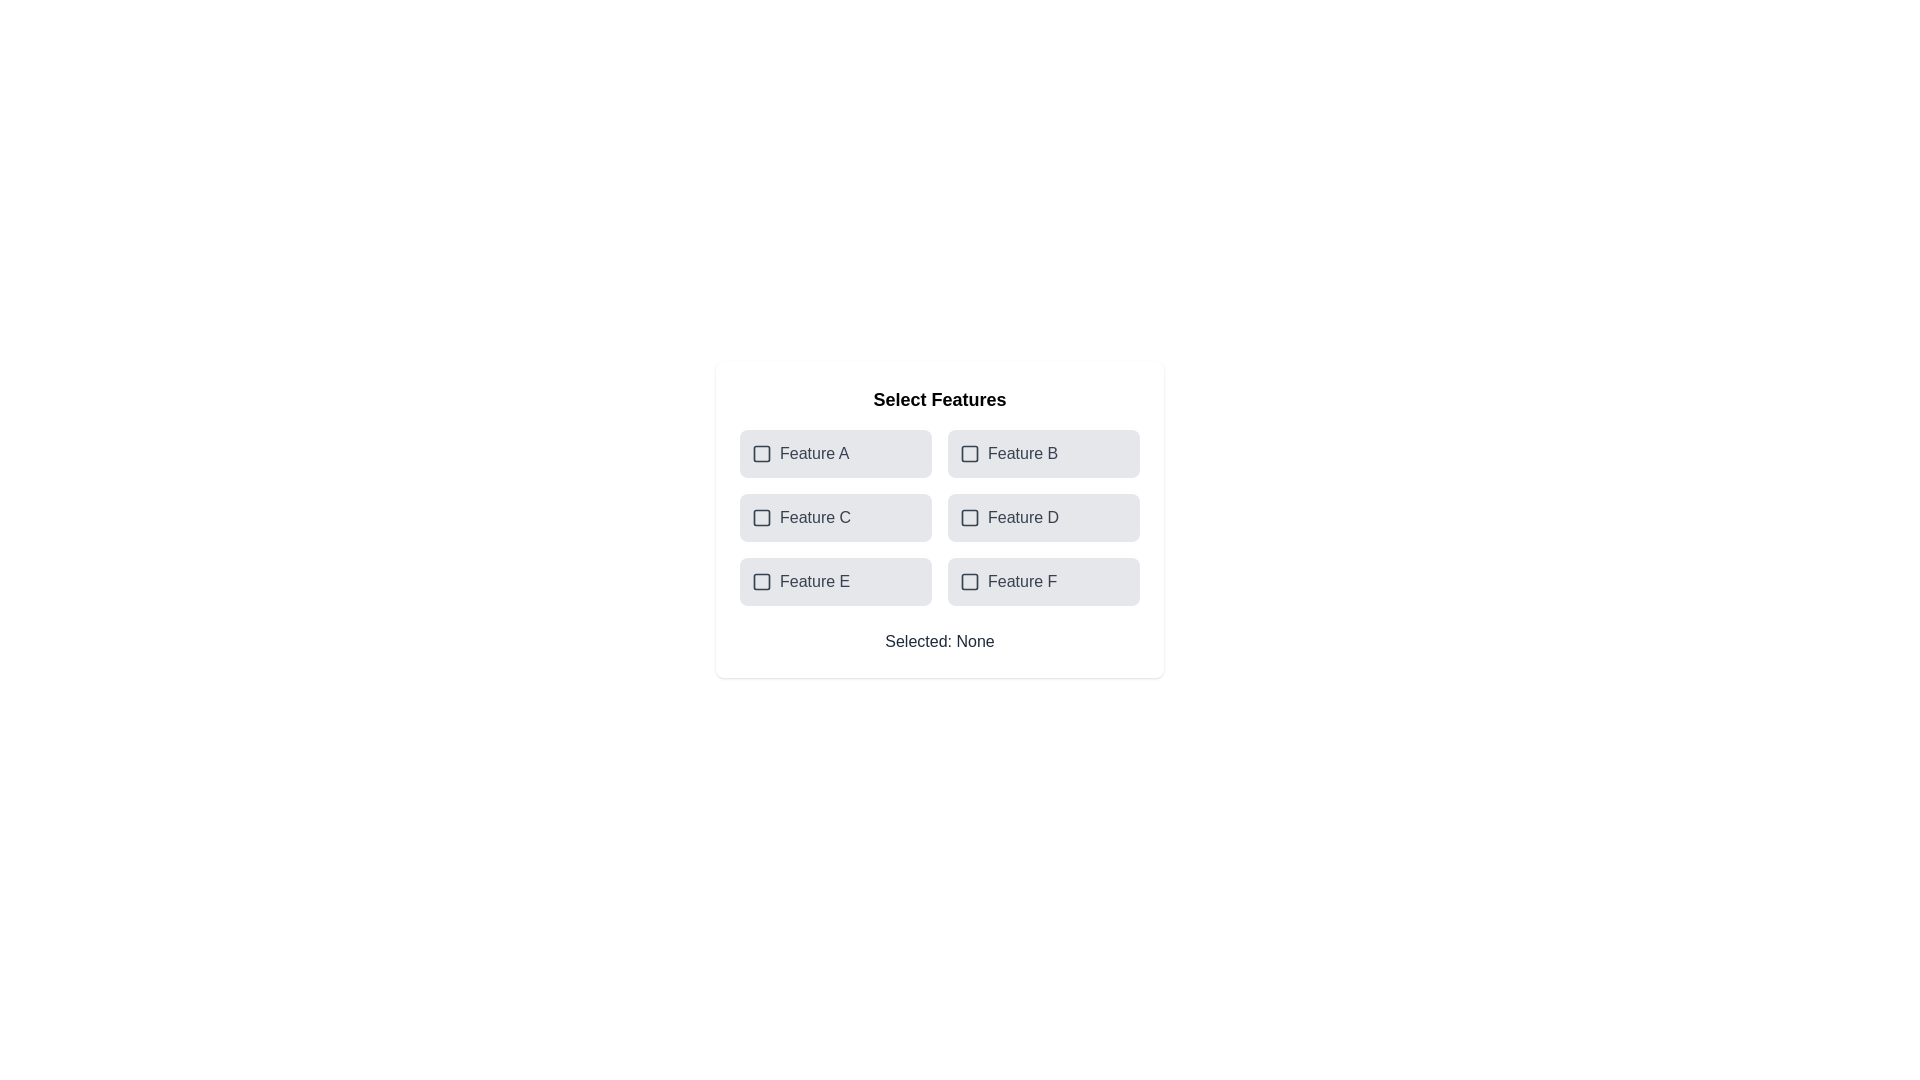  I want to click on the checkbox associated with the static text label 'Feature F', which is located in the bottom-right corner of the grid, so click(1022, 582).